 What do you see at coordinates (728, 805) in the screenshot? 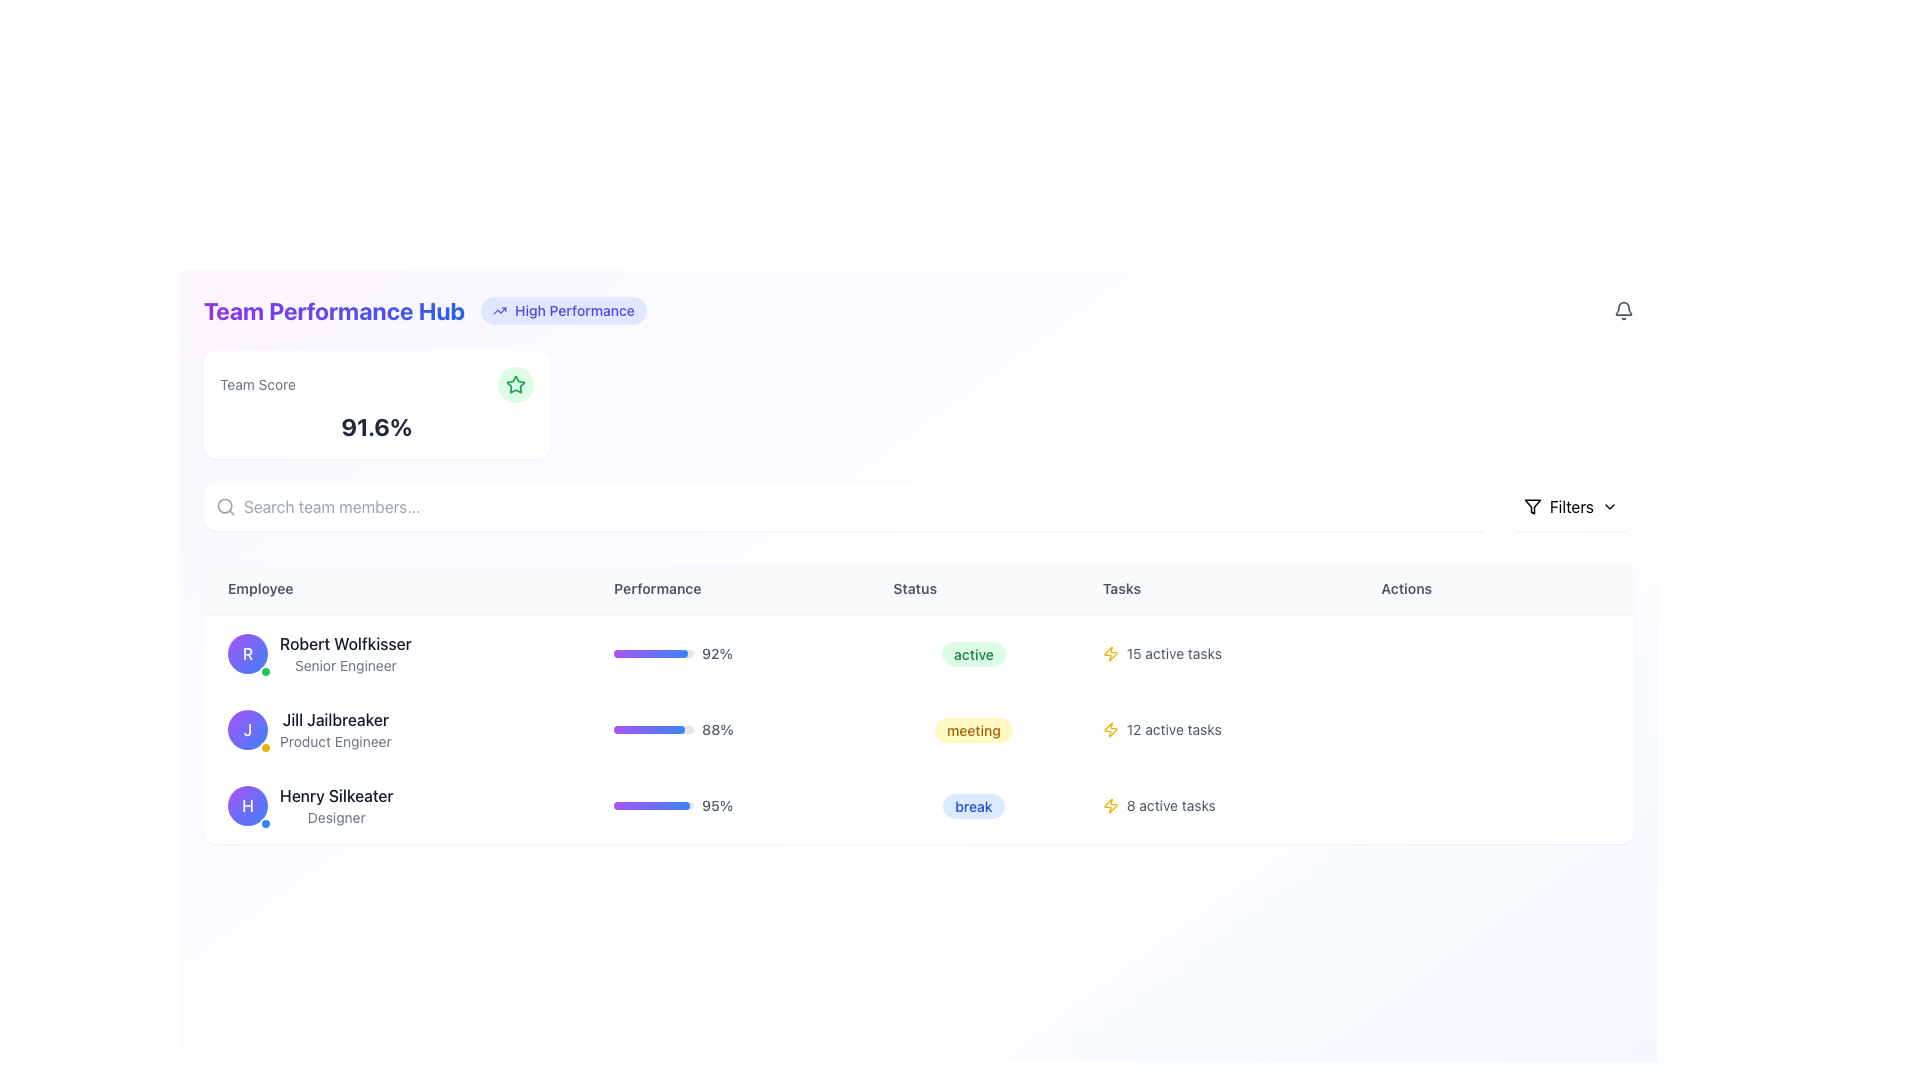
I see `the progress bar element indicating the performance percentage for the employee 'Henry Silkeater'` at bounding box center [728, 805].